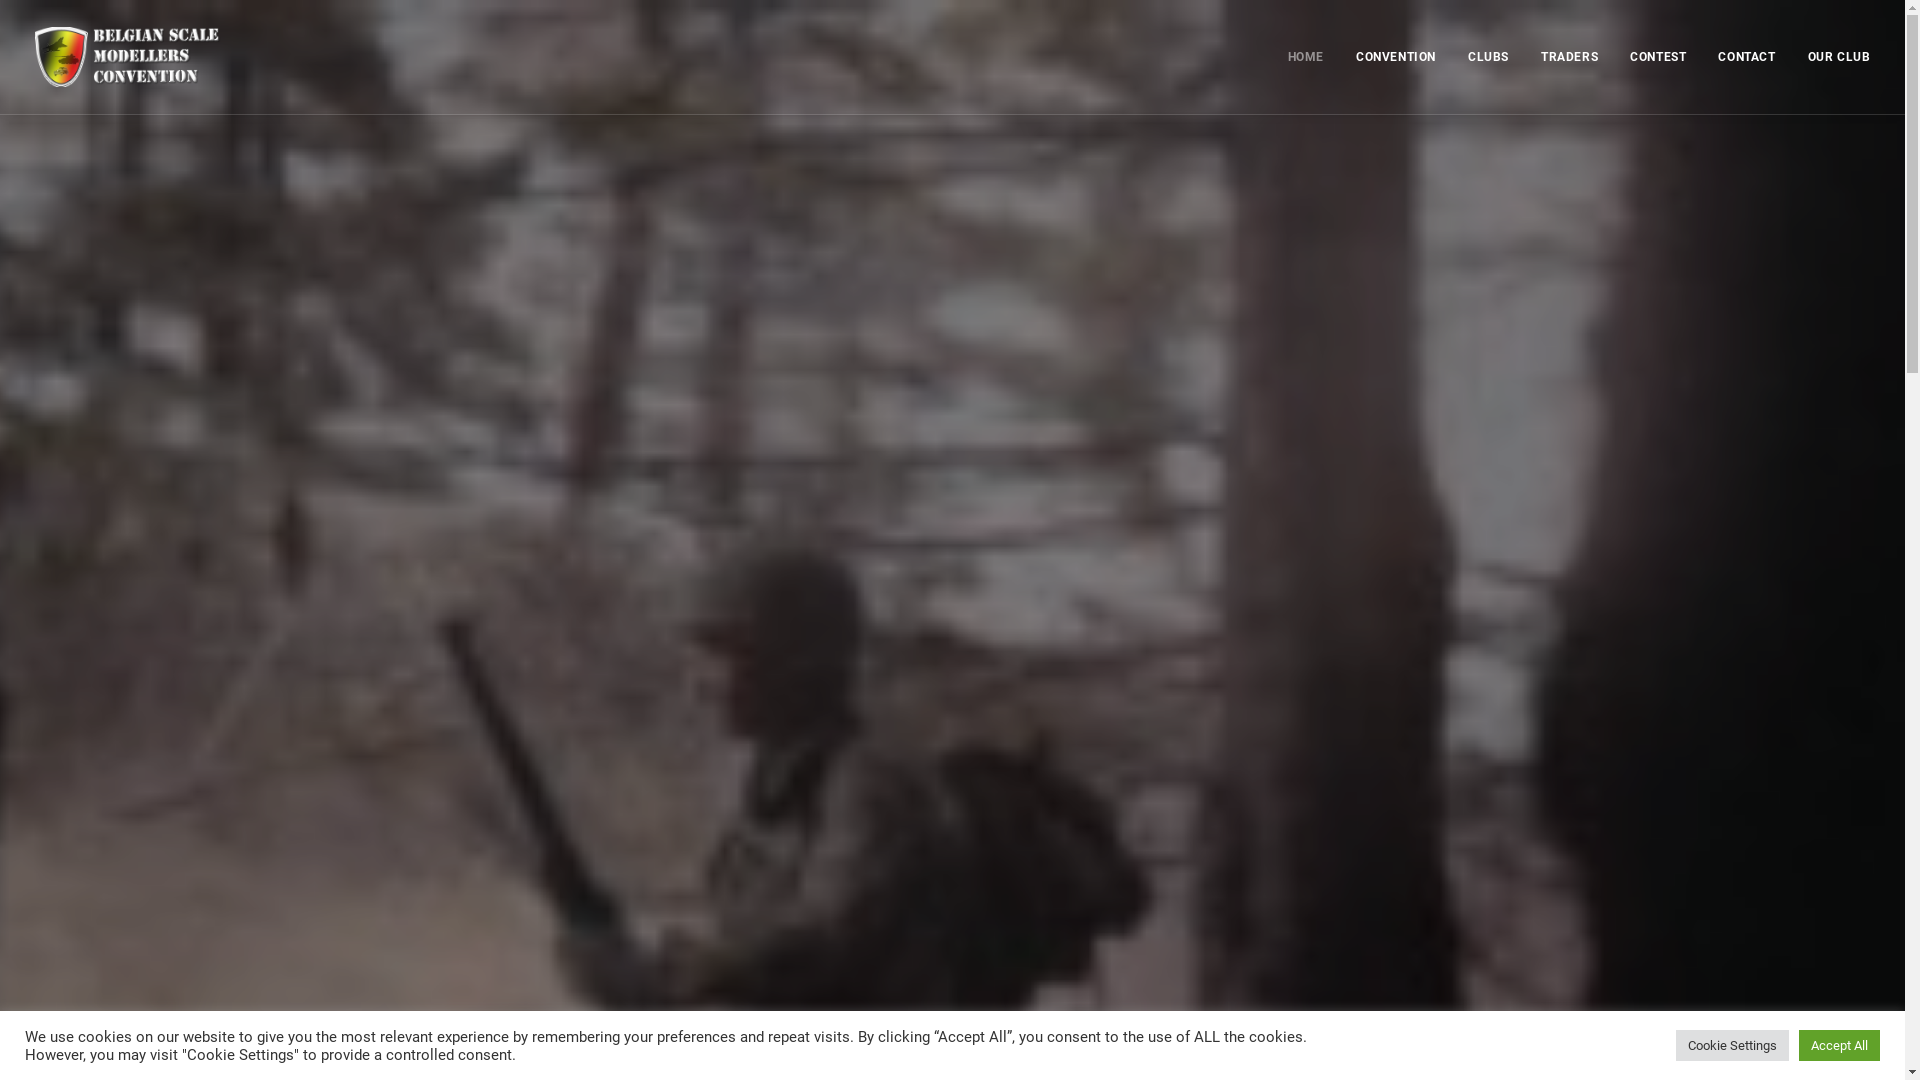  Describe the element at coordinates (1313, 56) in the screenshot. I see `'HOME'` at that location.